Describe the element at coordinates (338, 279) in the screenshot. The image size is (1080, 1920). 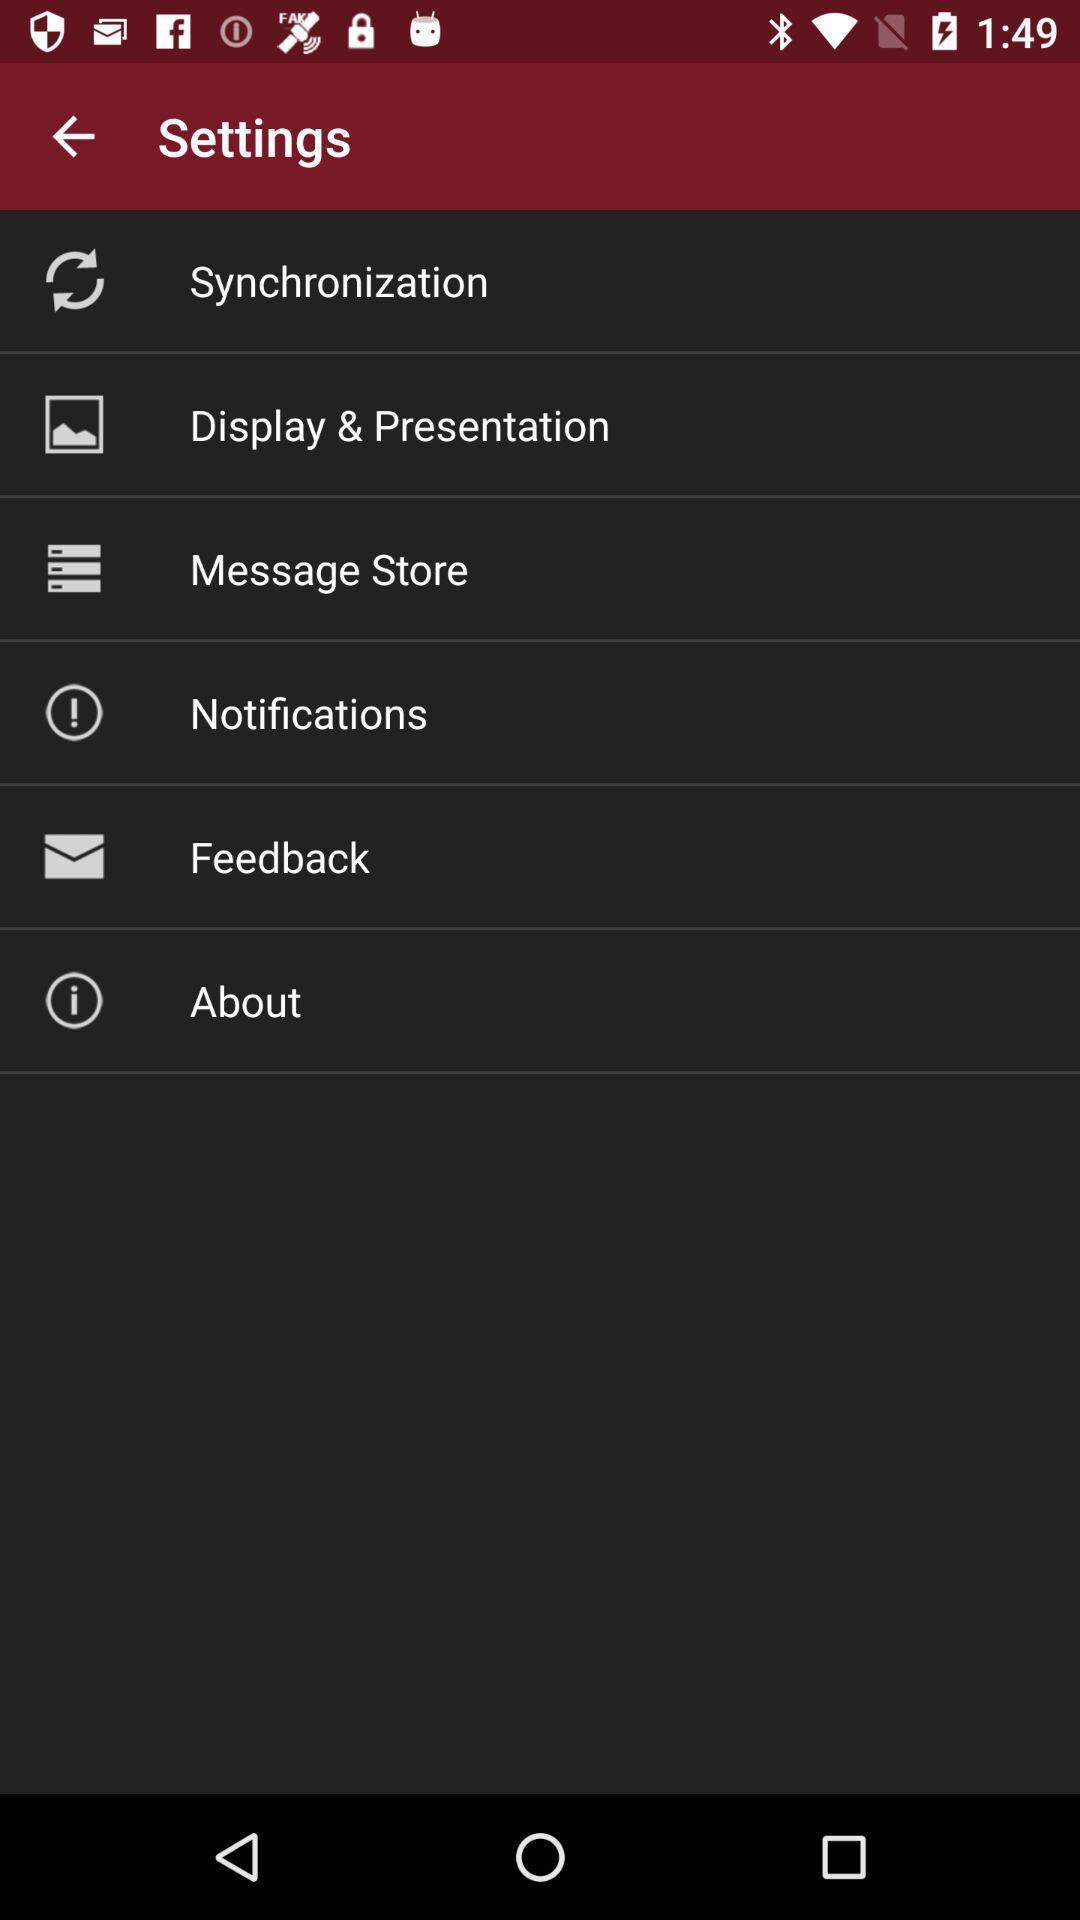
I see `icon above display & presentation item` at that location.